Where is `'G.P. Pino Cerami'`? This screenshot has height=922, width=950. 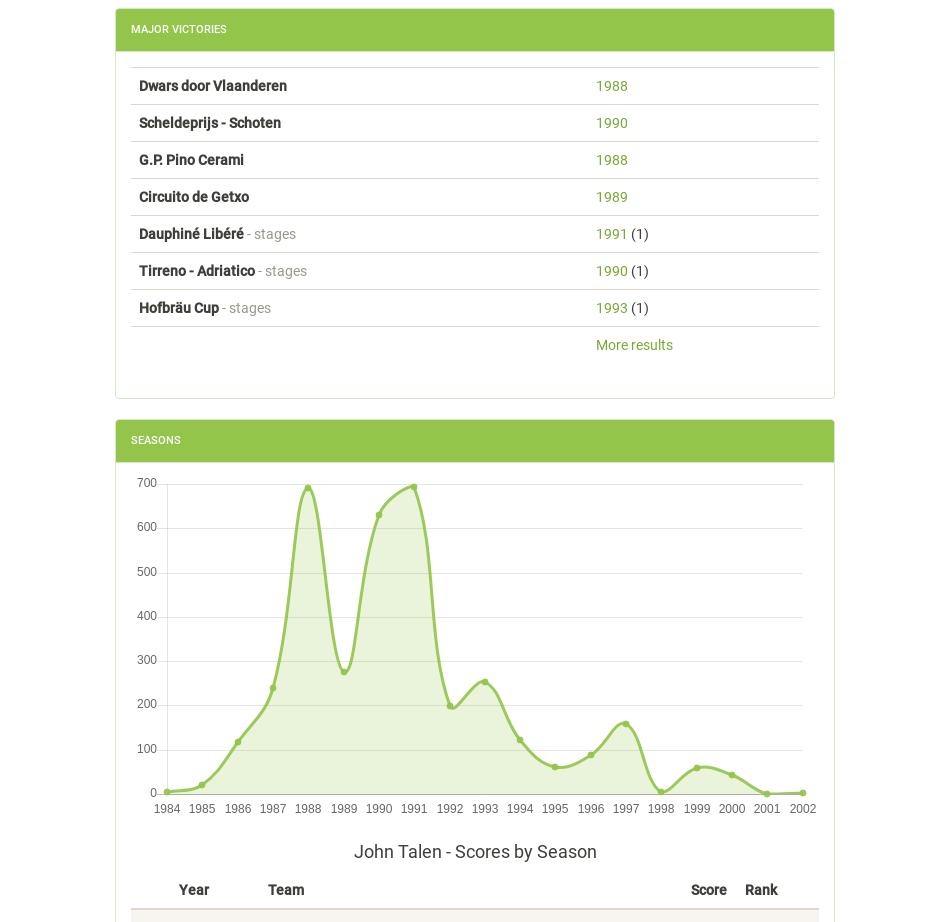
'G.P. Pino Cerami' is located at coordinates (191, 159).